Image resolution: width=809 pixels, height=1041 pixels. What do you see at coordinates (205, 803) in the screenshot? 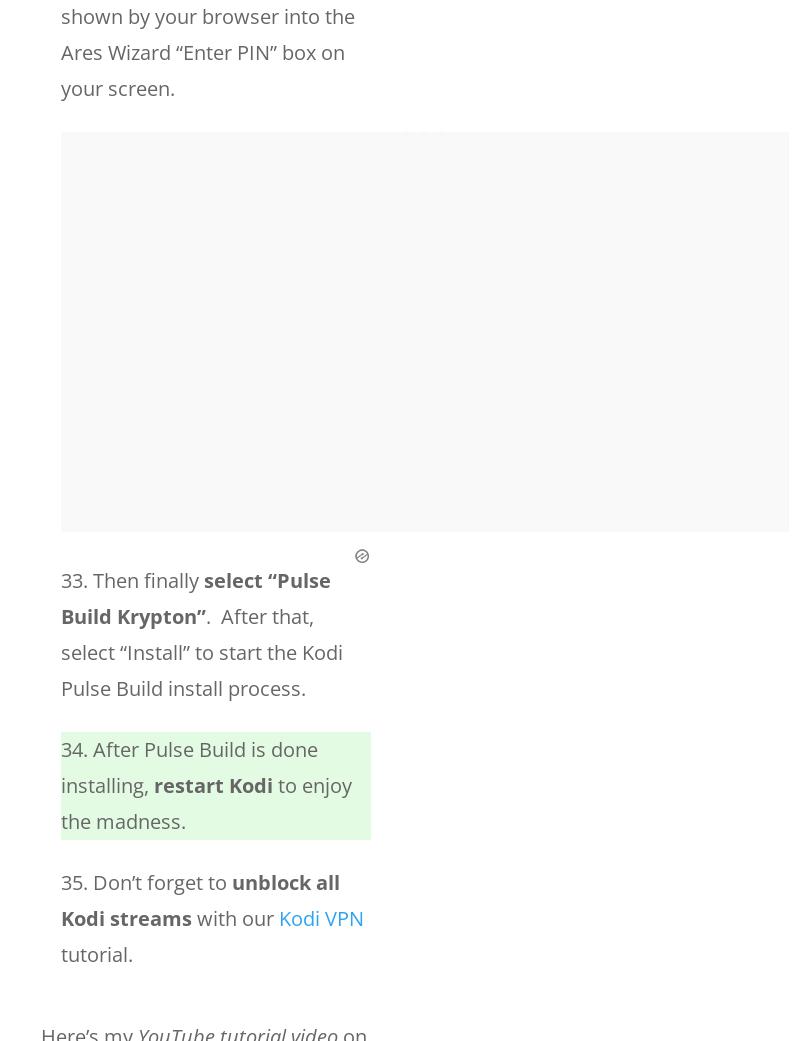
I see `'to enjoy the madness.'` at bounding box center [205, 803].